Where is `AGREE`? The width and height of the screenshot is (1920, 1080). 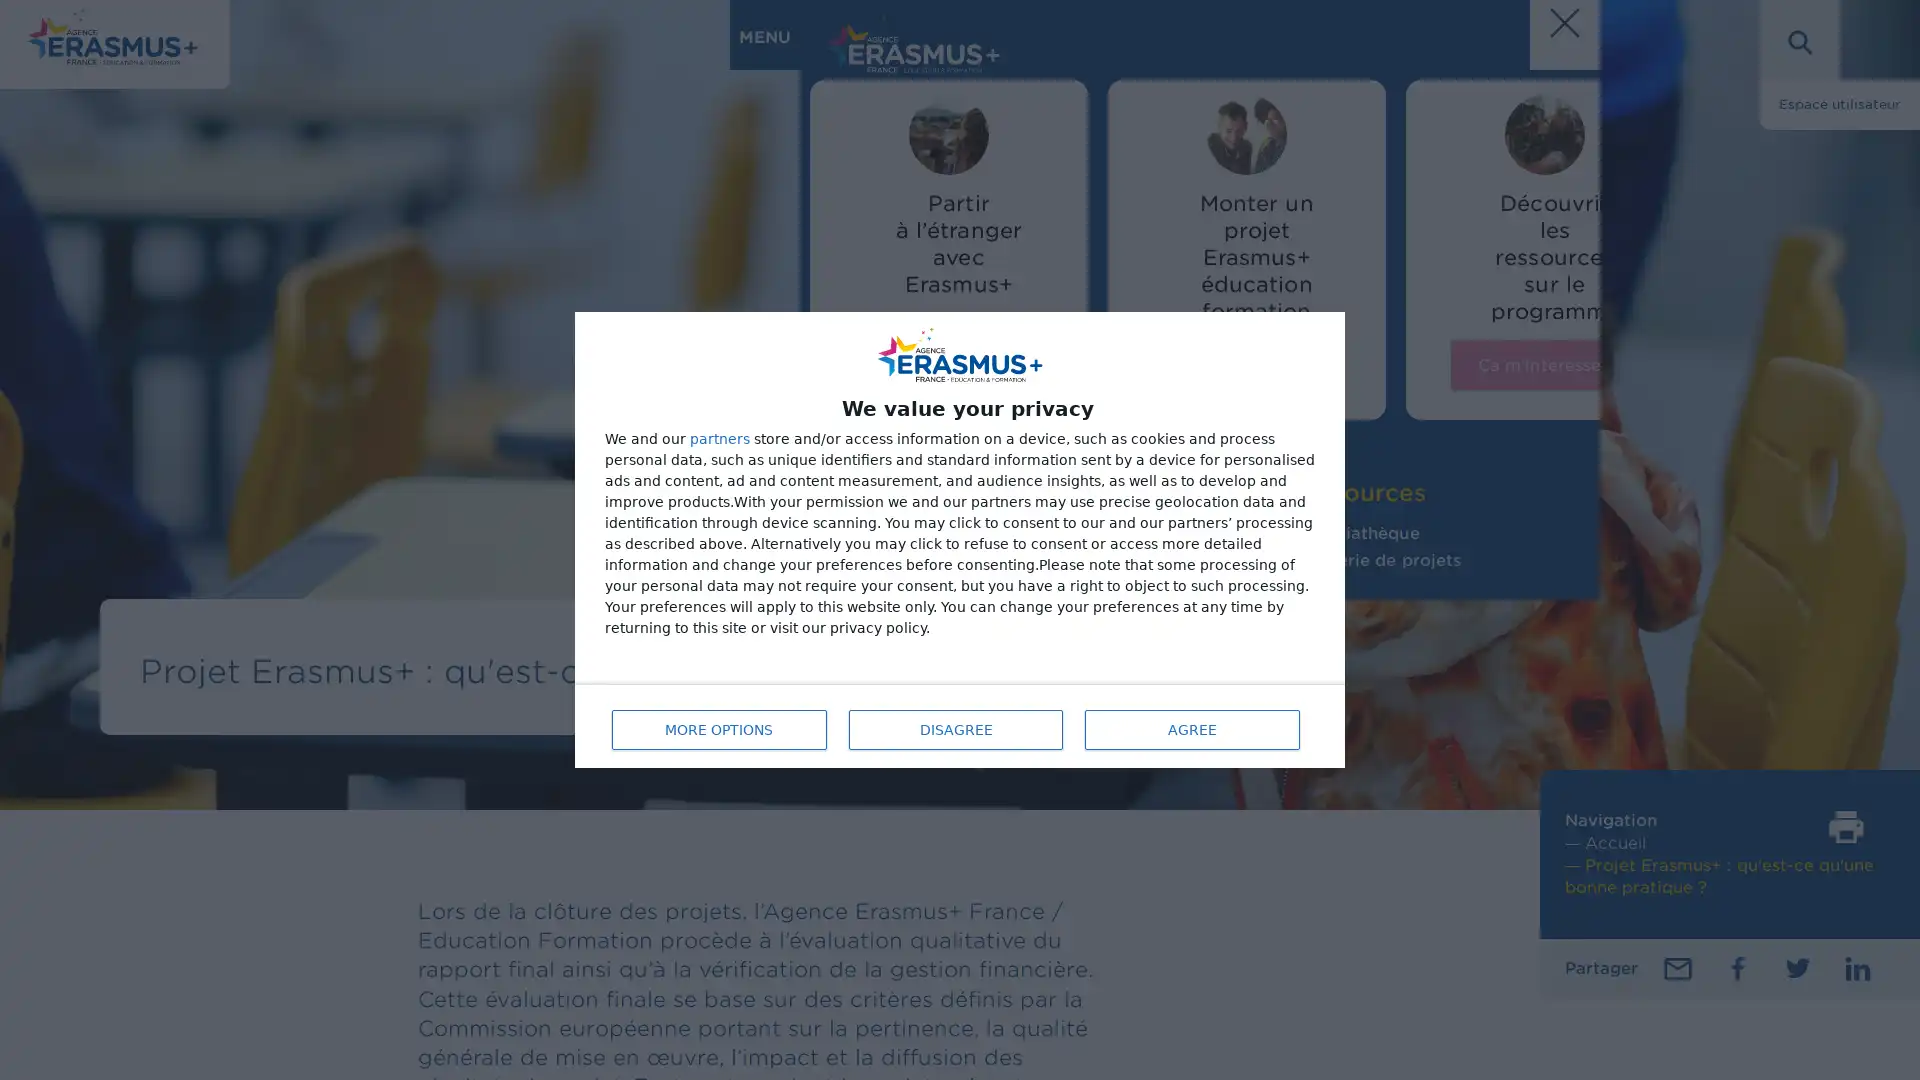
AGREE is located at coordinates (1189, 725).